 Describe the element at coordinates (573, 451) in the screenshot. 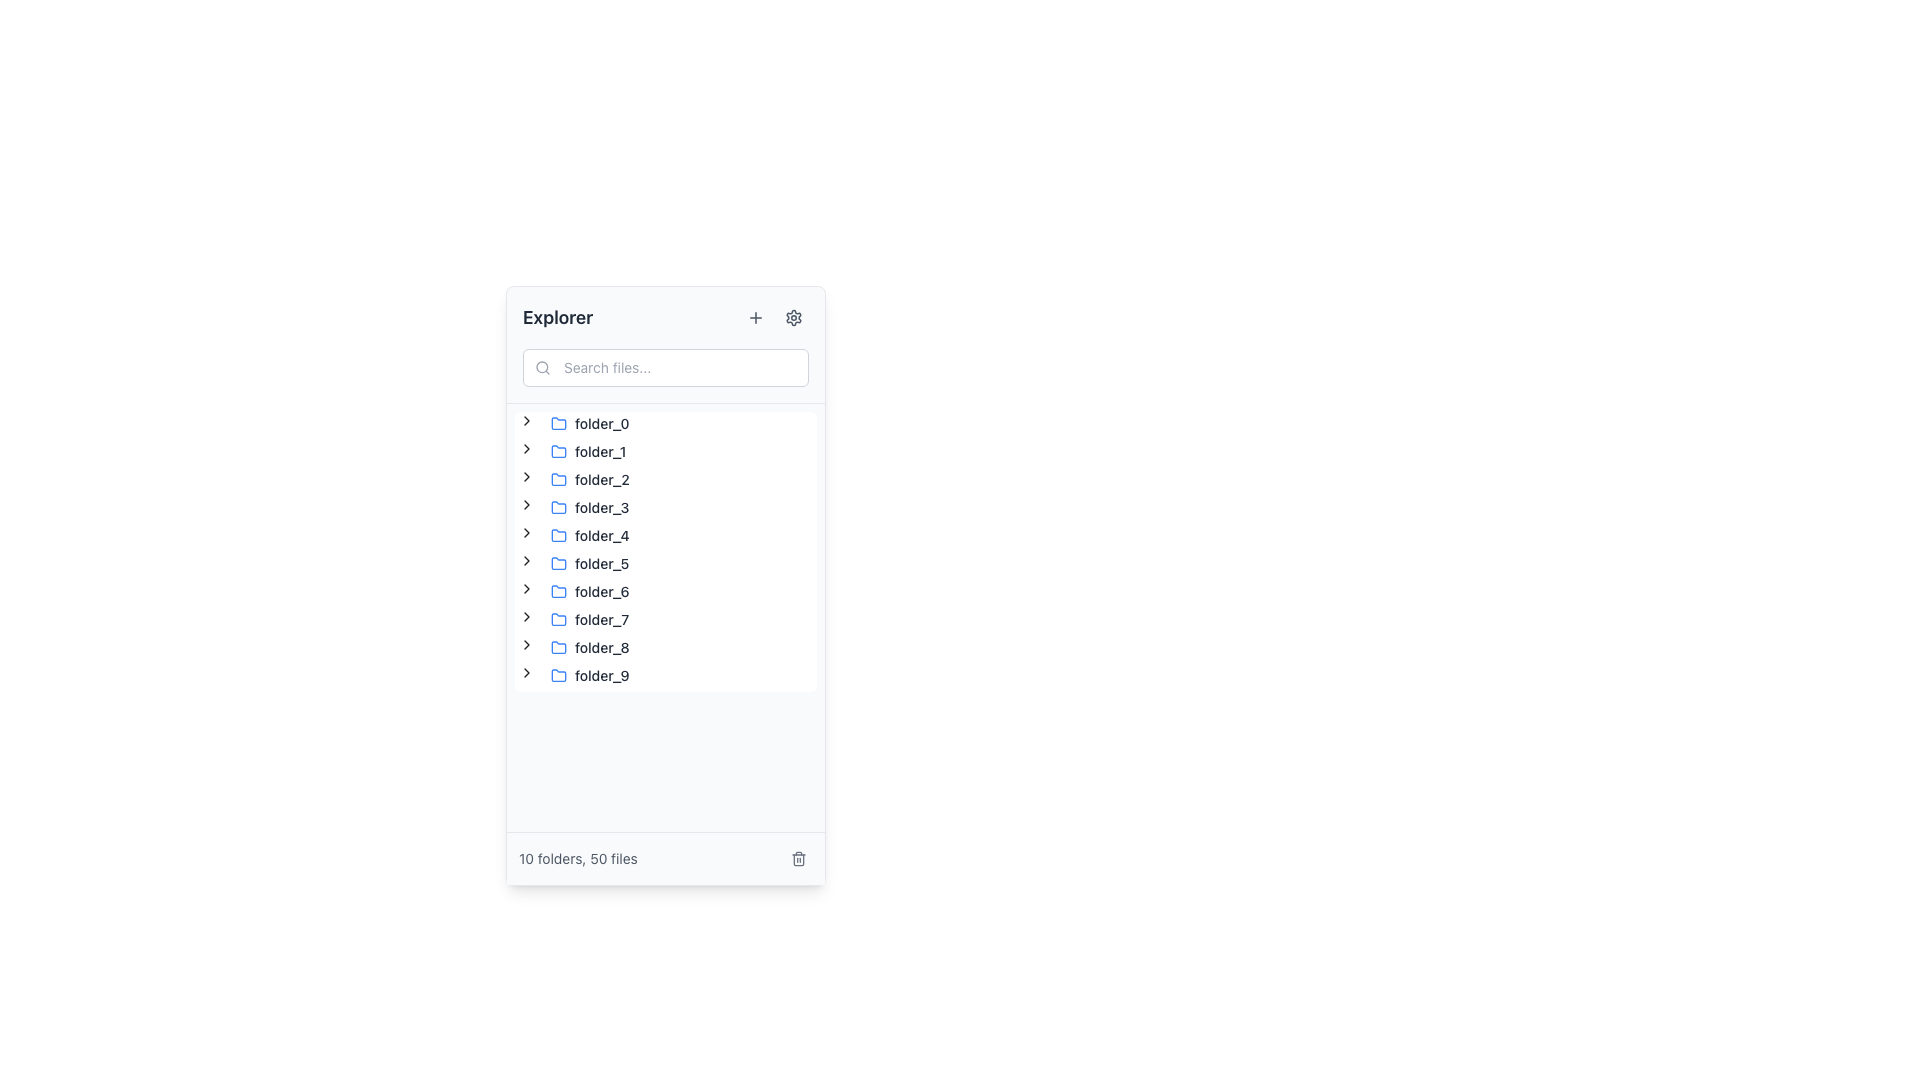

I see `the tree node labeled 'folder_1', which is the second entry` at that location.